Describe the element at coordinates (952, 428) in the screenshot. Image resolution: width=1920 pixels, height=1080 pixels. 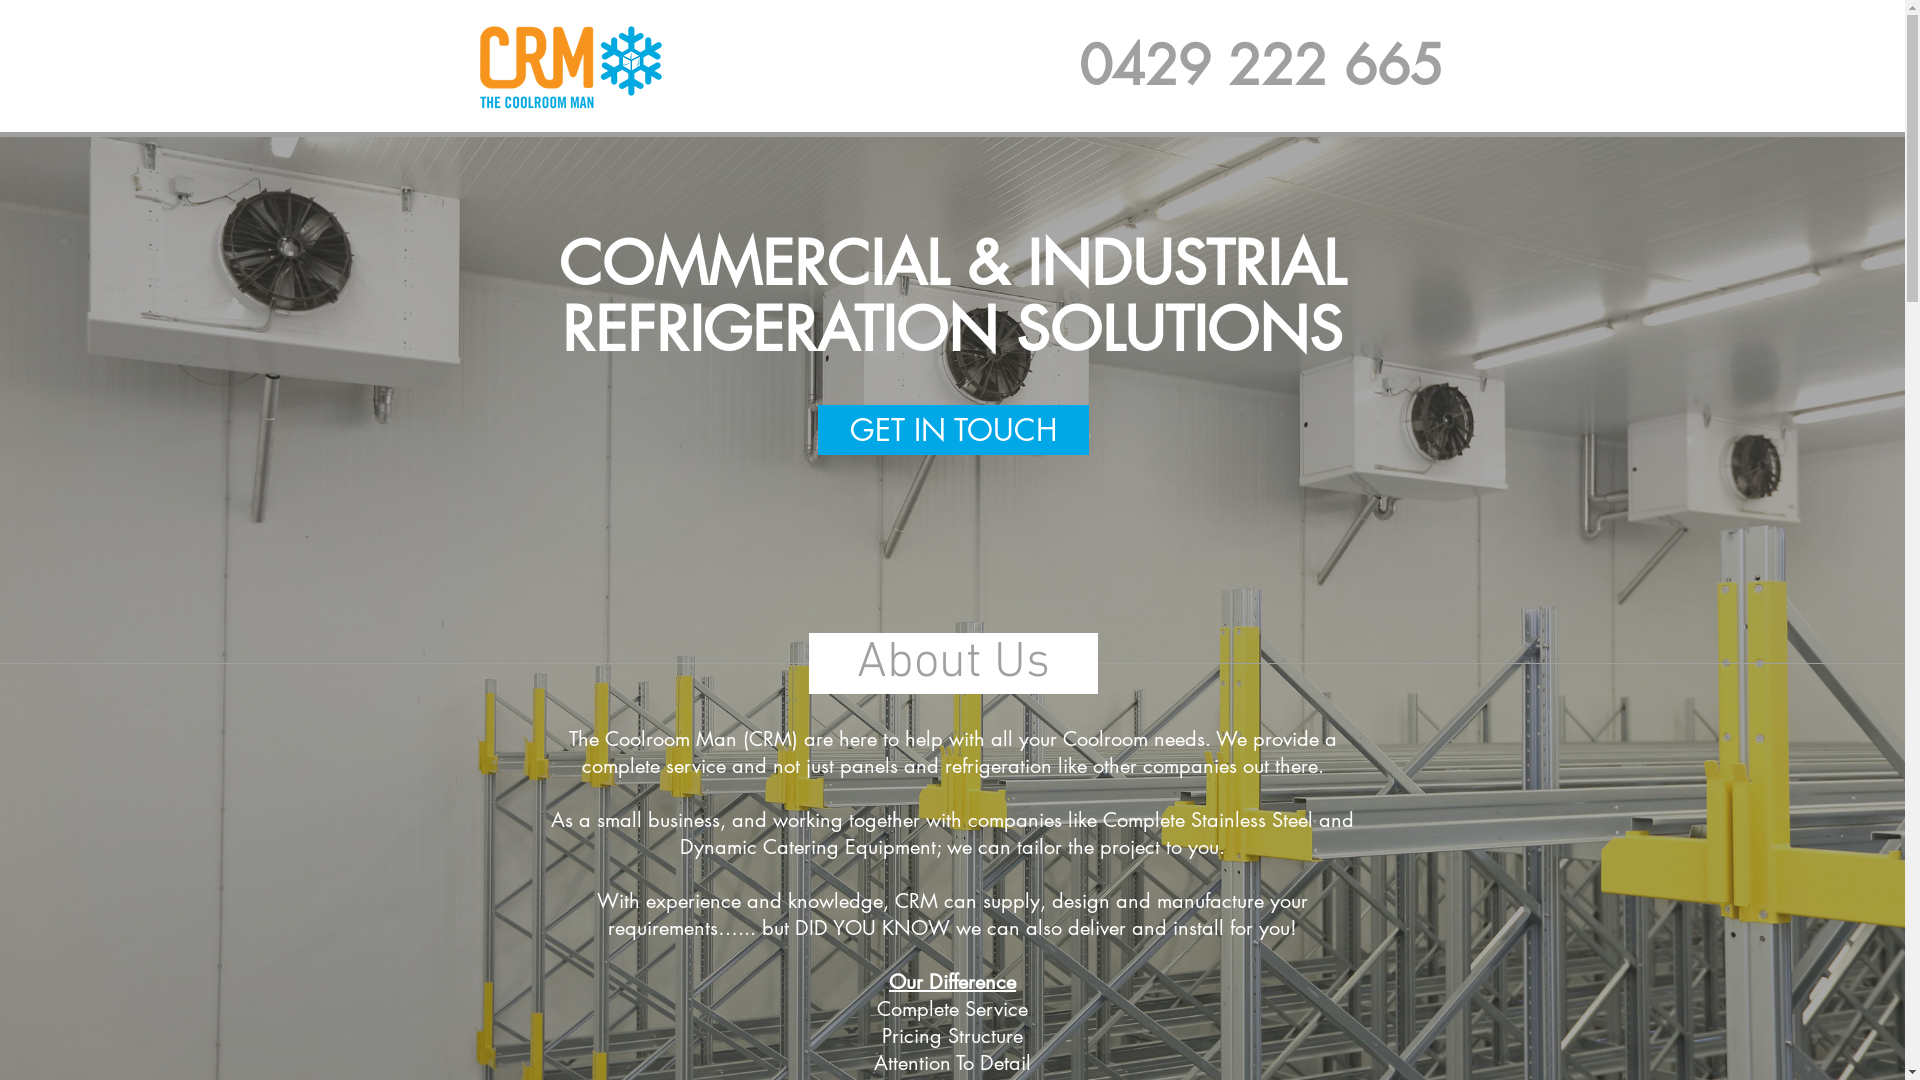
I see `'GET IN TOUCH'` at that location.